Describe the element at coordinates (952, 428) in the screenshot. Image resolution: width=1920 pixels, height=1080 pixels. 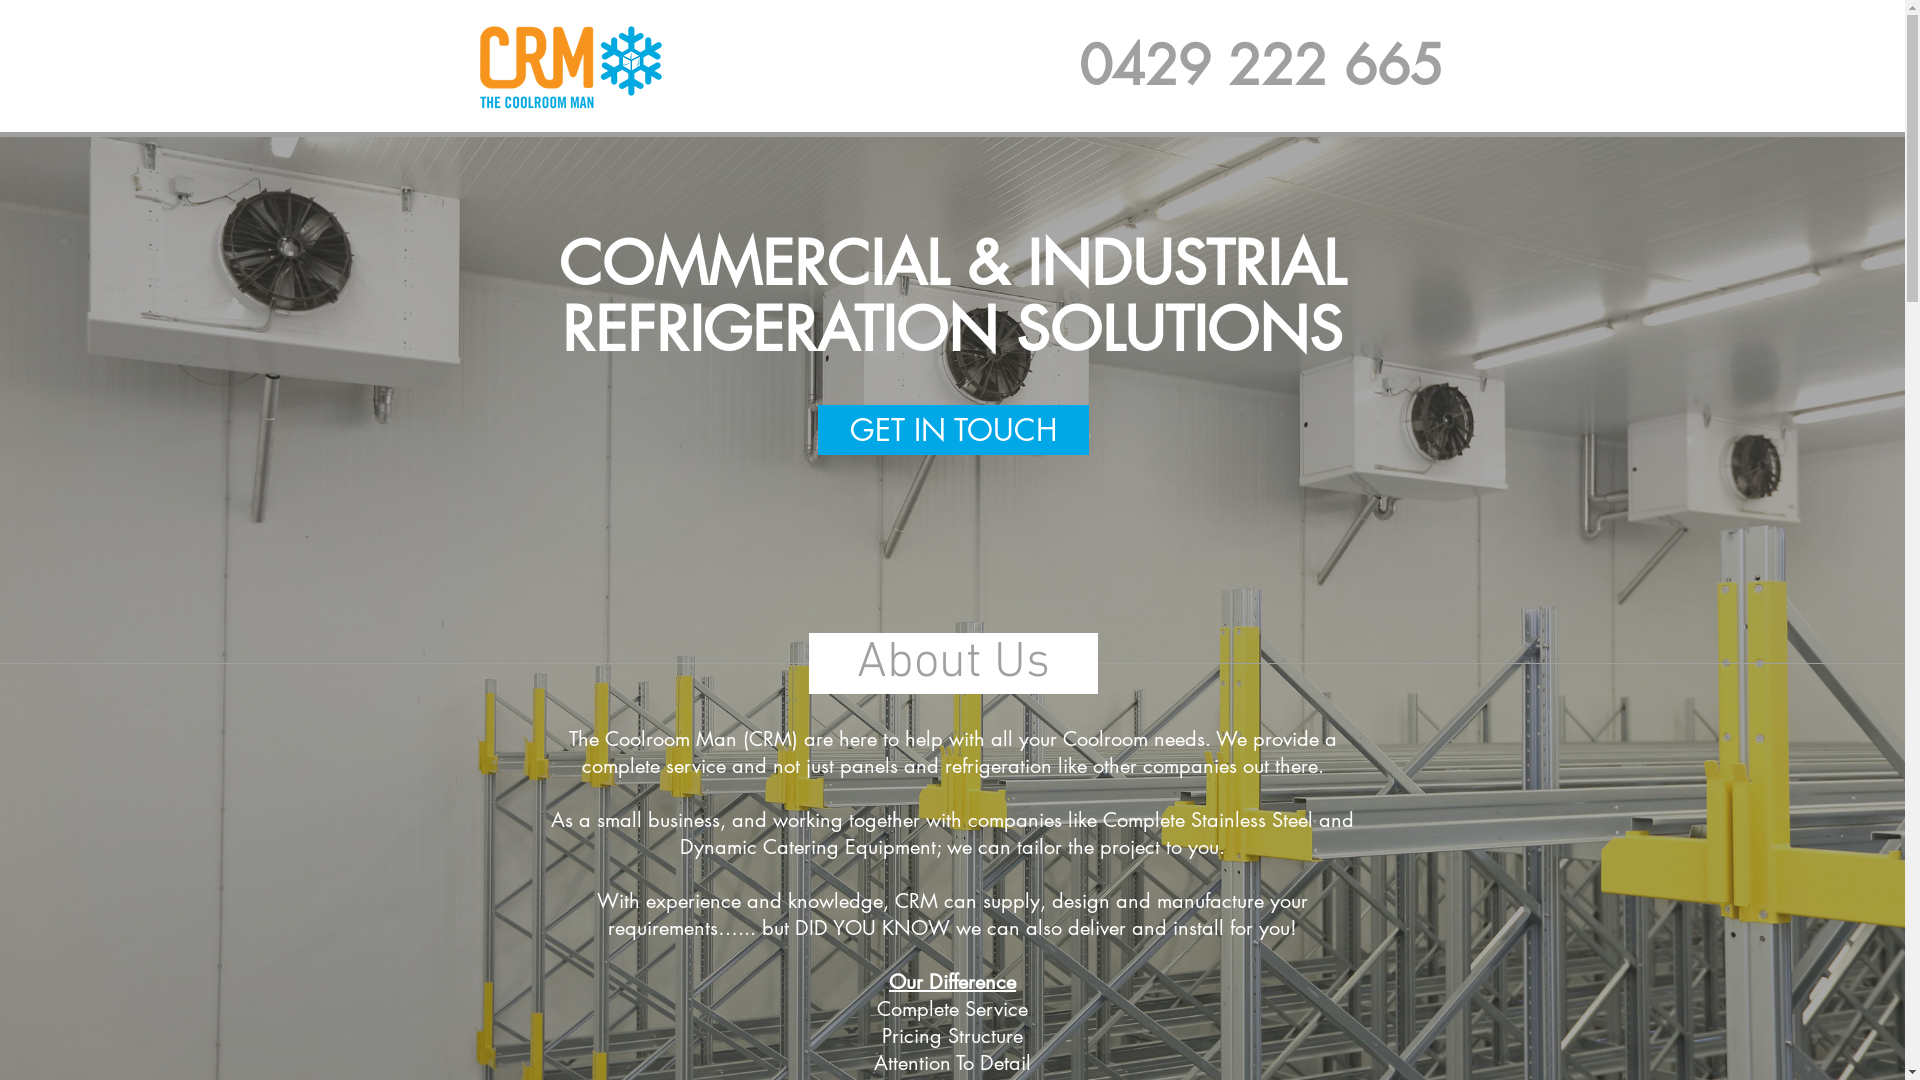
I see `'GET IN TOUCH'` at that location.